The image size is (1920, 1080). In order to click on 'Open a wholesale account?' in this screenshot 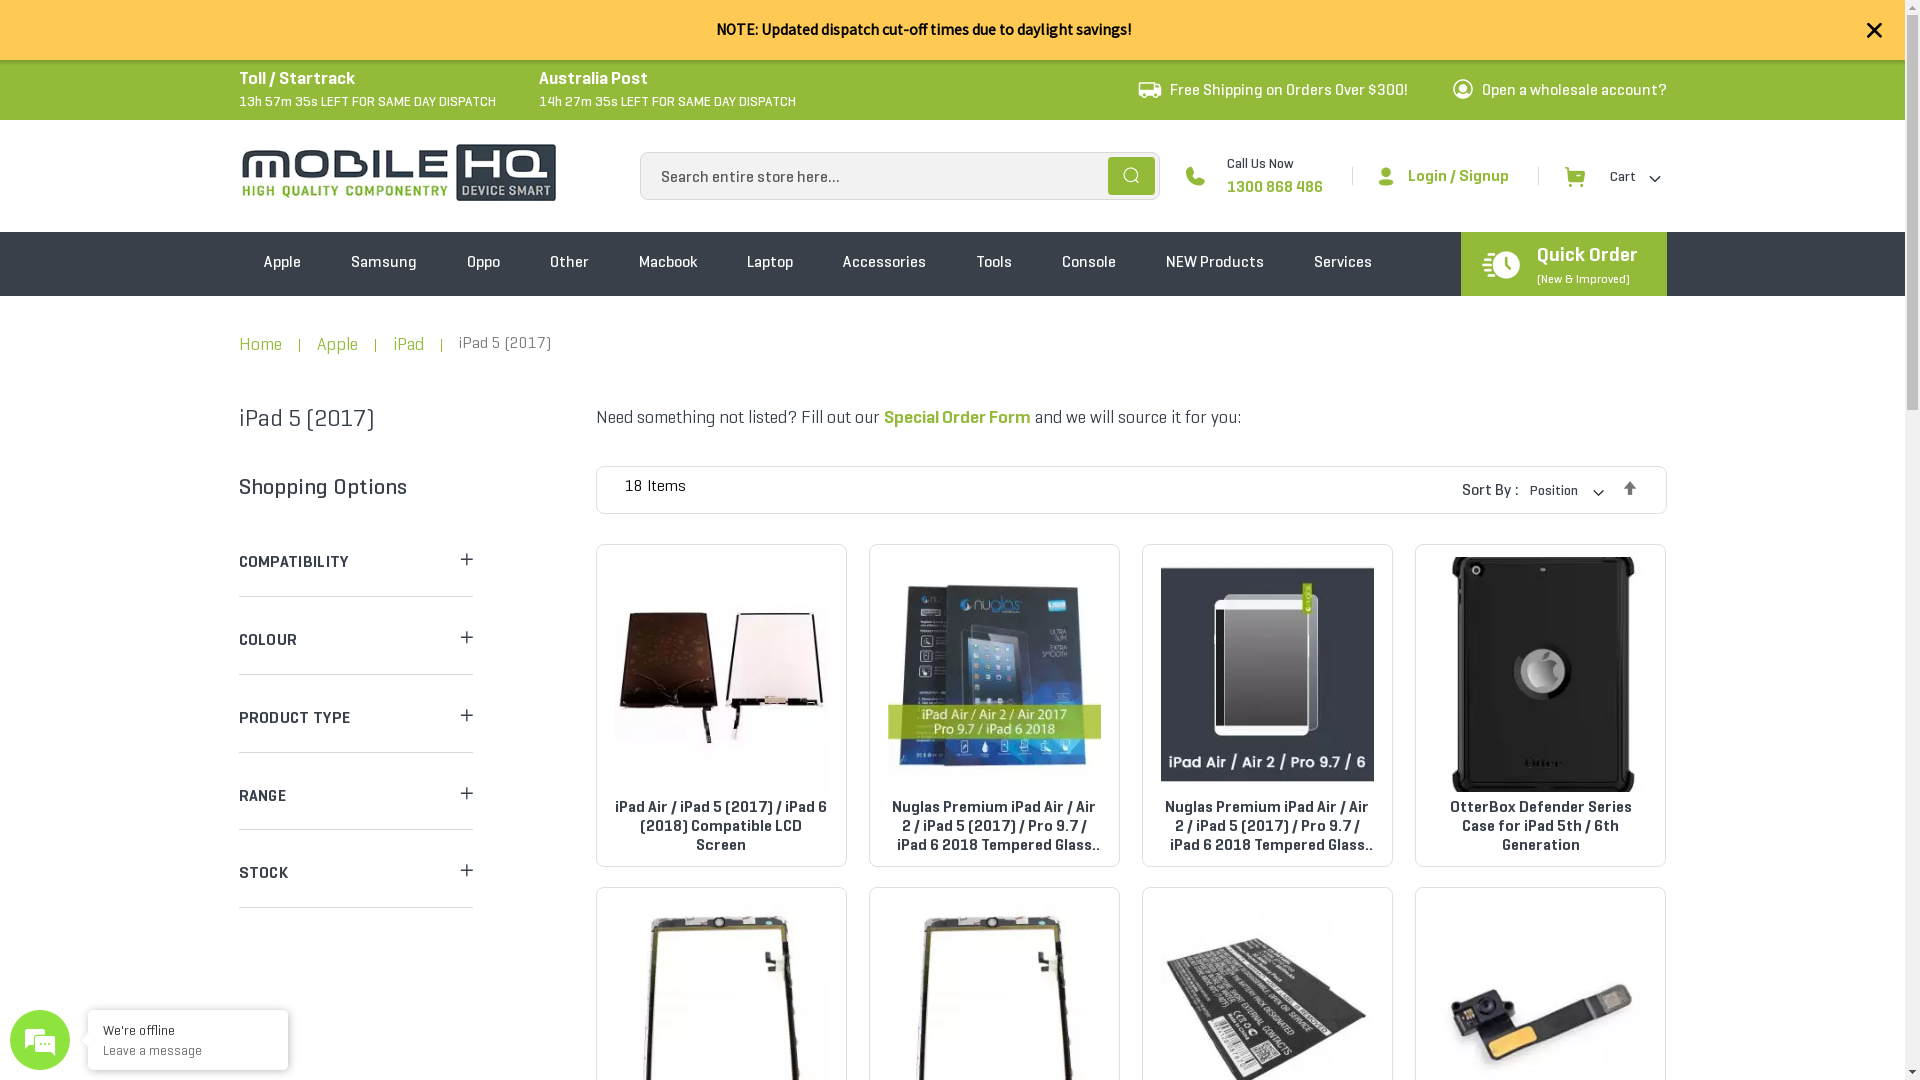, I will do `click(1573, 29)`.